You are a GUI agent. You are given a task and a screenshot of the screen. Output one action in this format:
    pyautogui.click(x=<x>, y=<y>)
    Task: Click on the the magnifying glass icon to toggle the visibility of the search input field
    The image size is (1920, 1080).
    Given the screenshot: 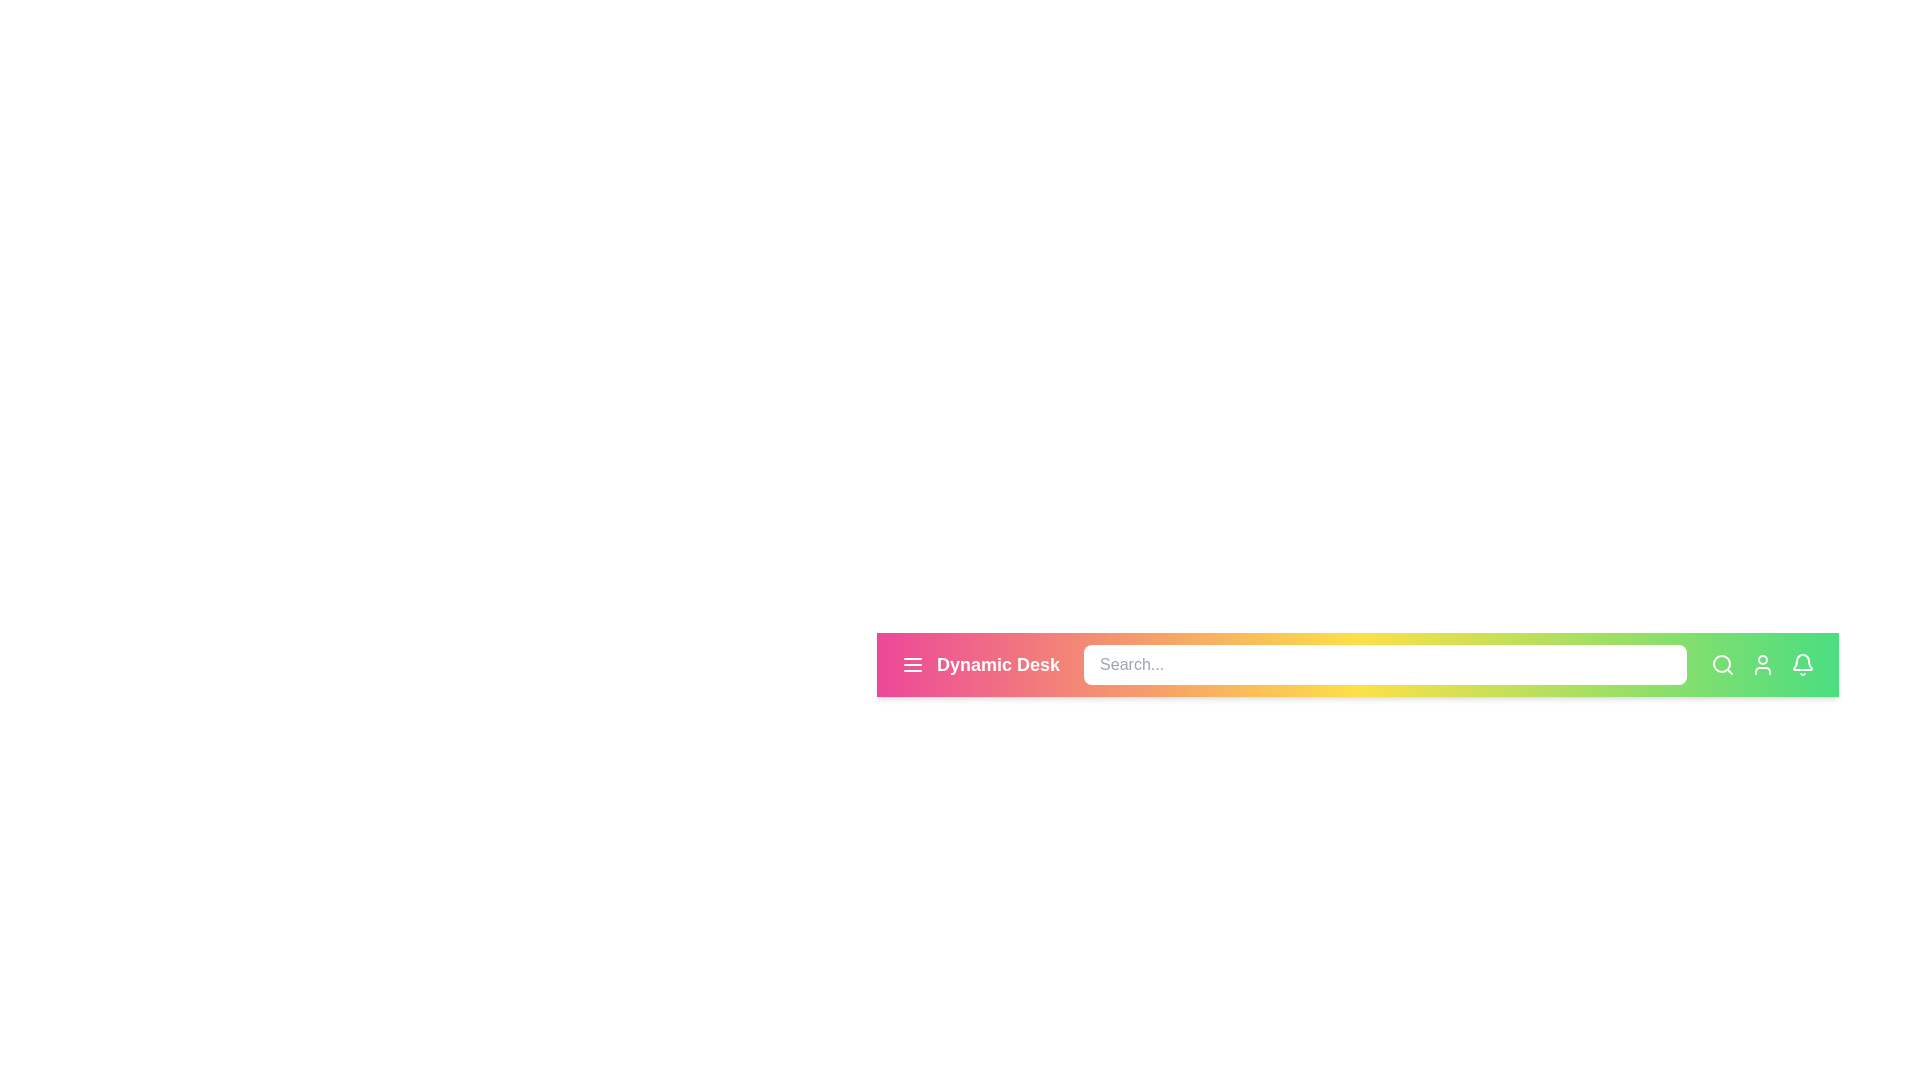 What is the action you would take?
    pyautogui.click(x=1722, y=664)
    